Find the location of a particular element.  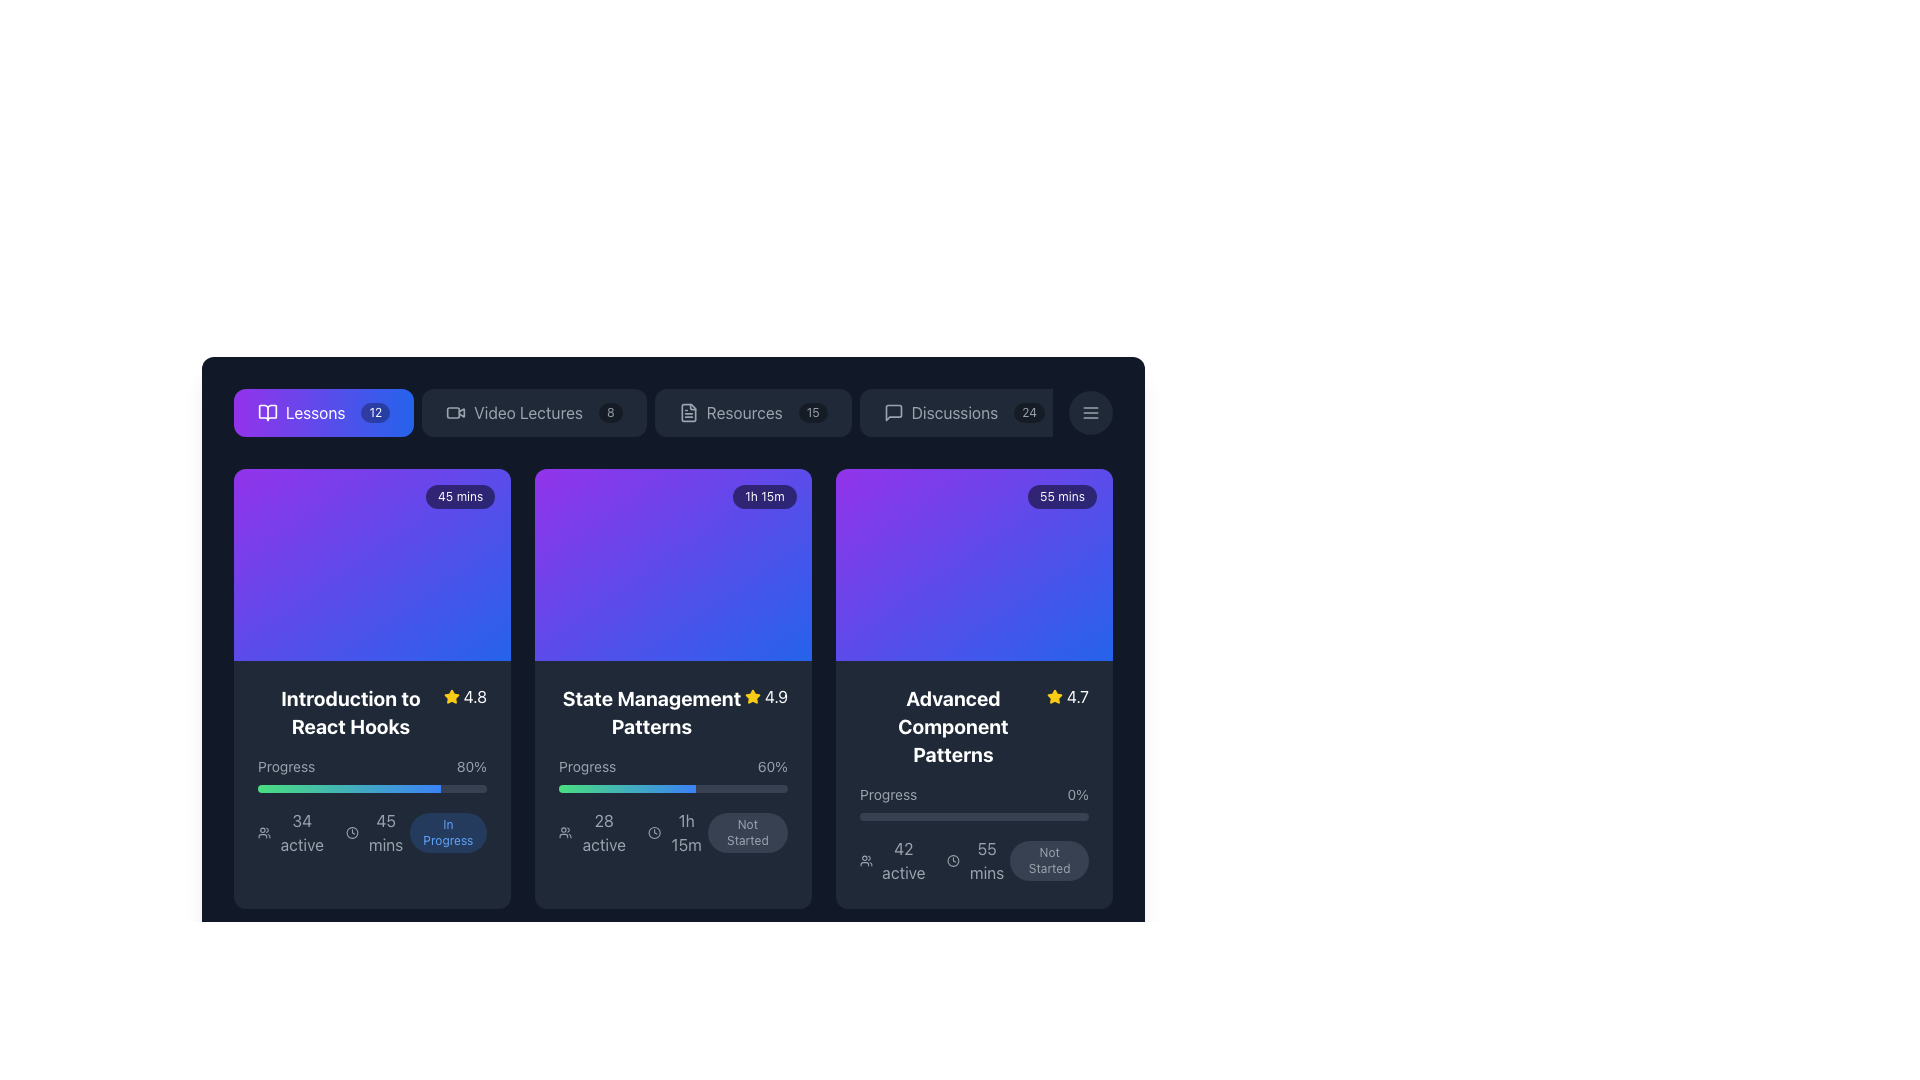

the Status indicator tag with blue background and text 'In Progress' located at the bottom-right of the card for 'Introduction to React Hooks' is located at coordinates (447, 833).